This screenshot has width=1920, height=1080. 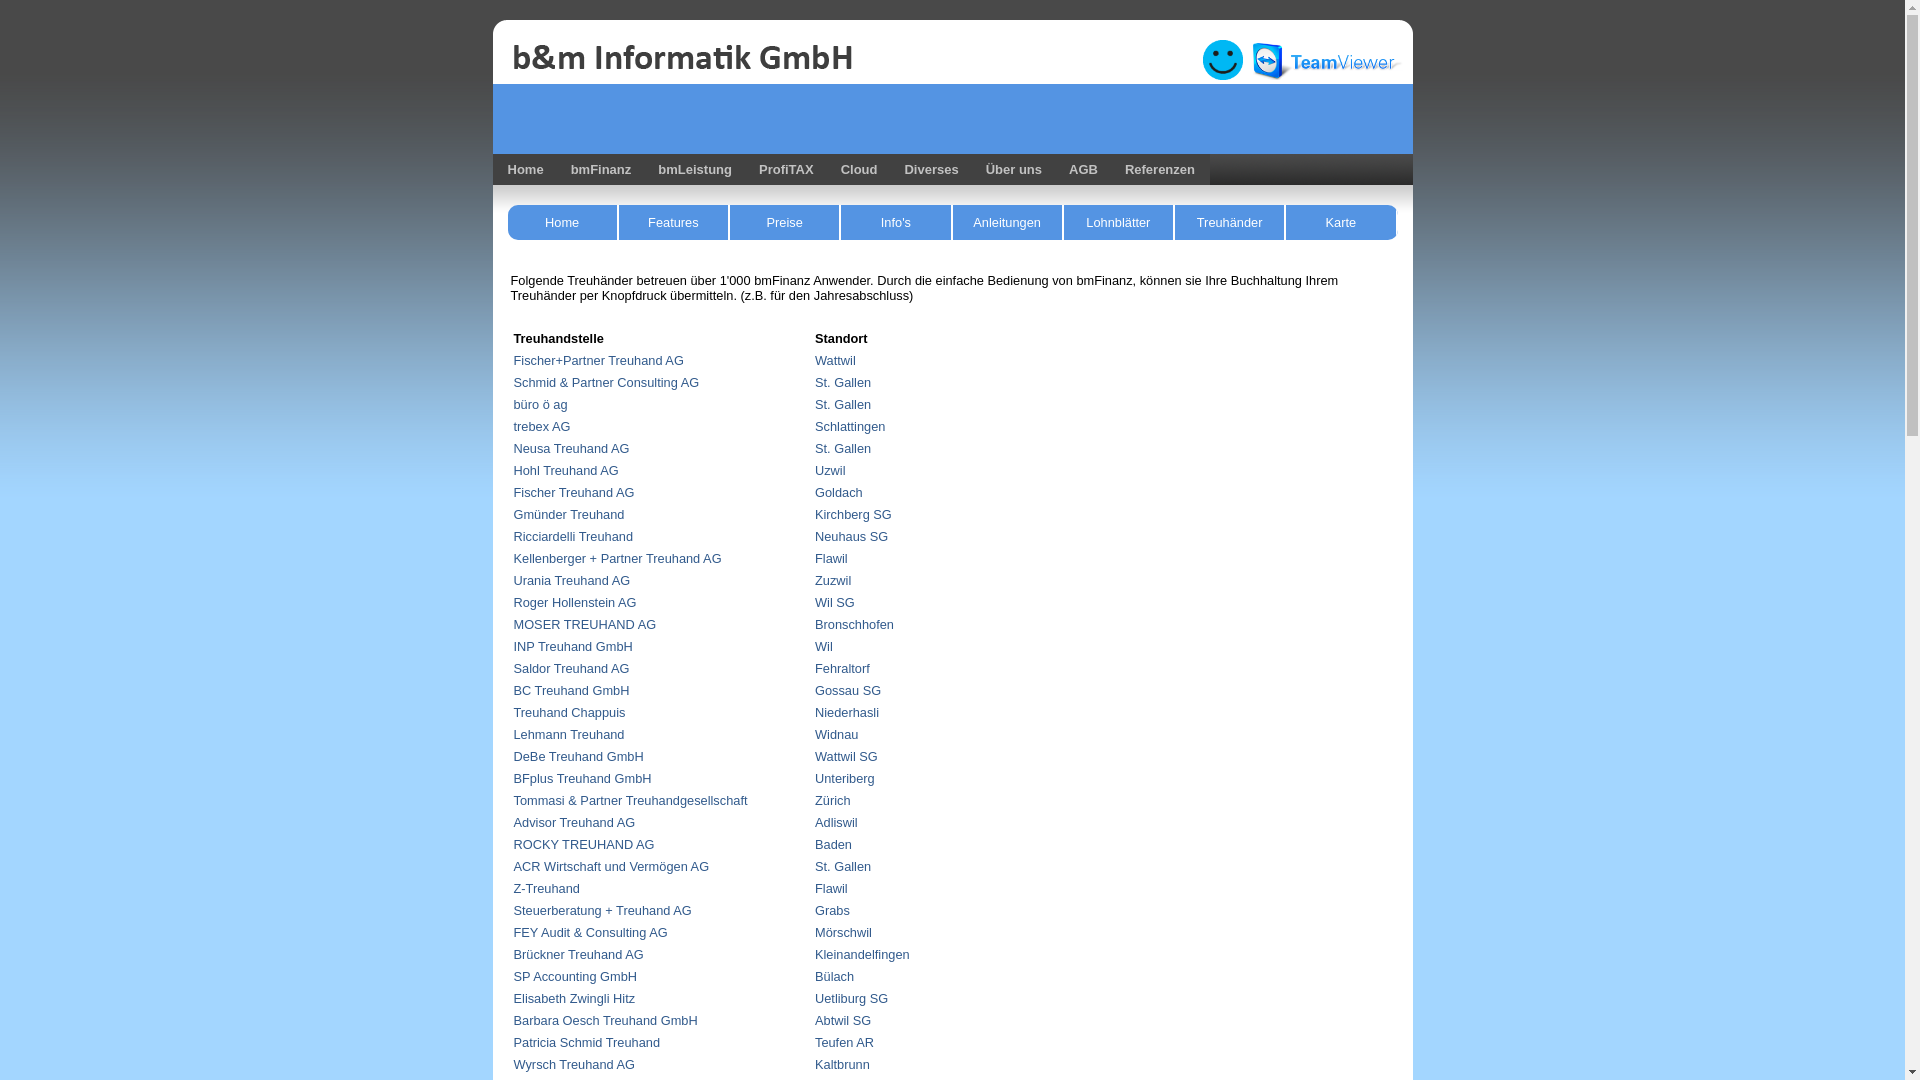 I want to click on 'Saldor Treuhand AG', so click(x=513, y=668).